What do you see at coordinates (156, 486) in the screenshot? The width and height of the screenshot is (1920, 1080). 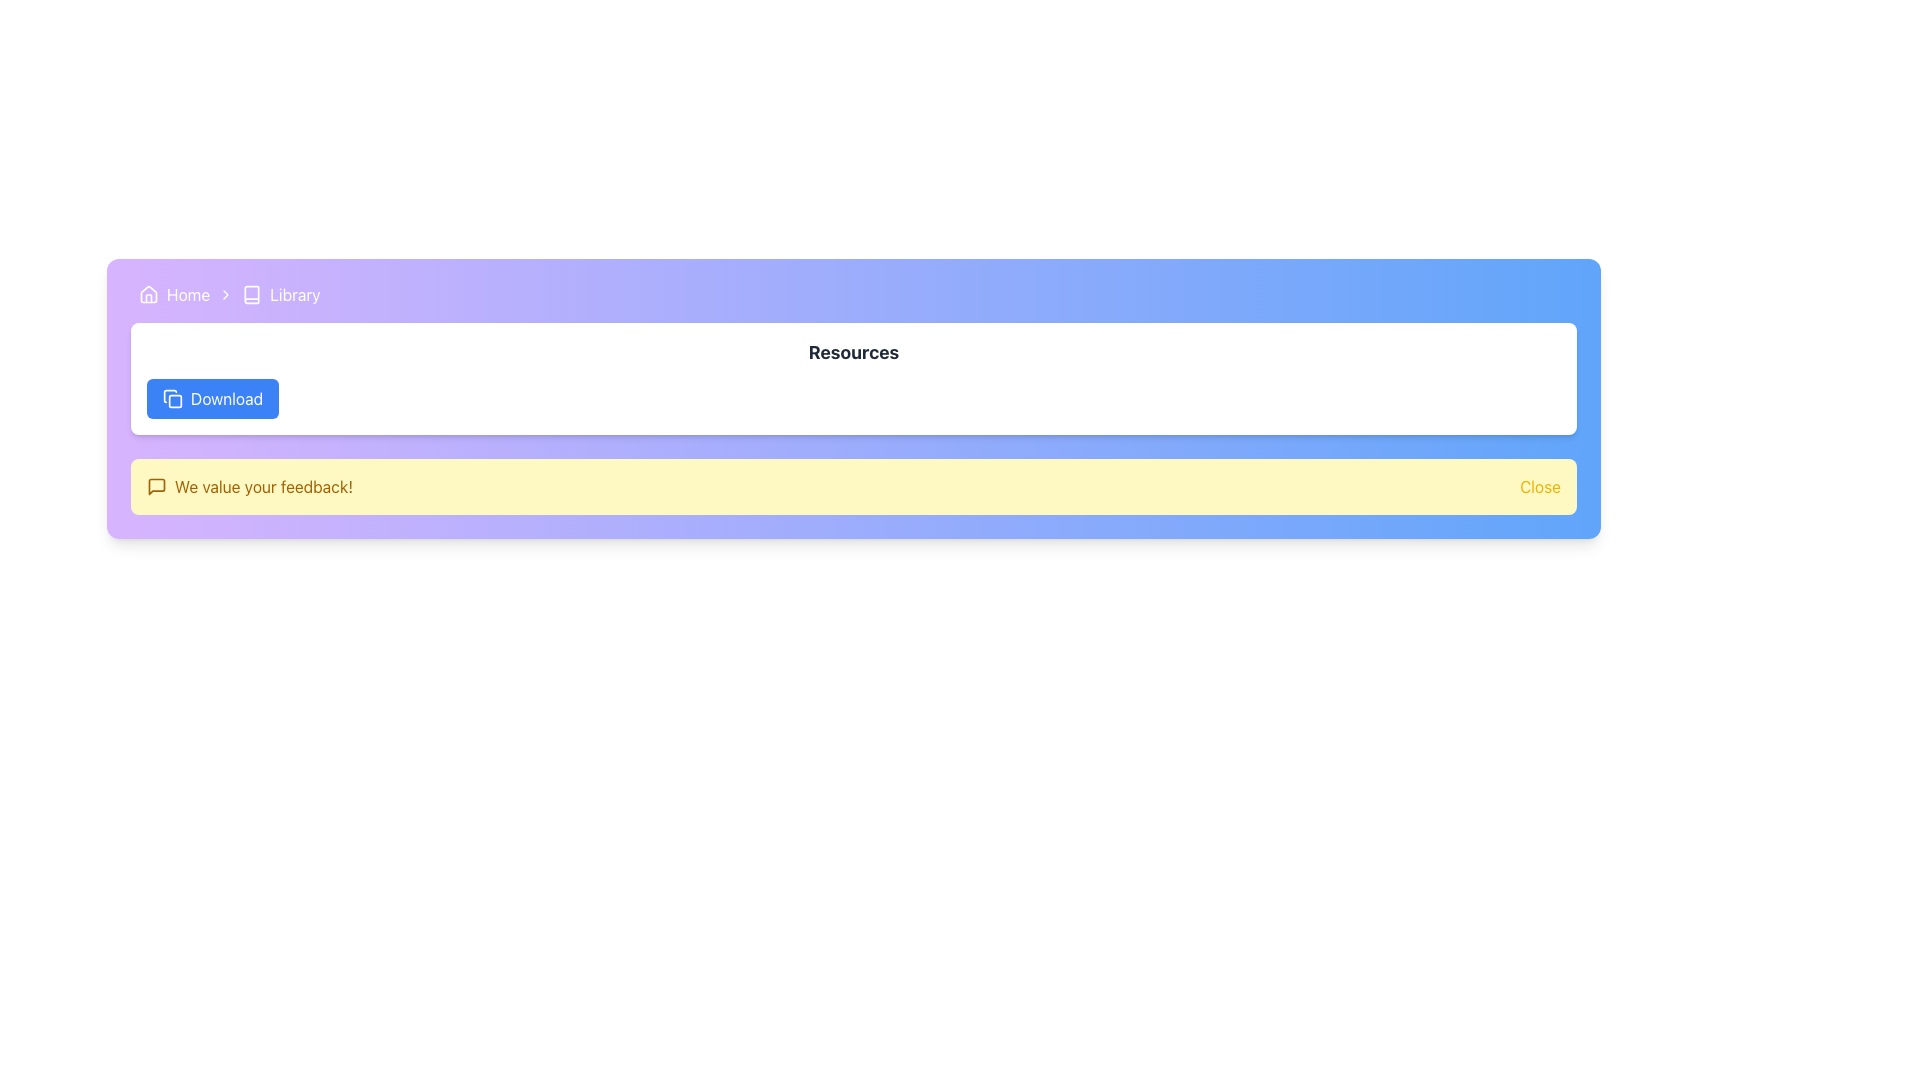 I see `the speech bubble icon located on the left side of the feedback bar, positioned before the text 'We value your feedback!'` at bounding box center [156, 486].